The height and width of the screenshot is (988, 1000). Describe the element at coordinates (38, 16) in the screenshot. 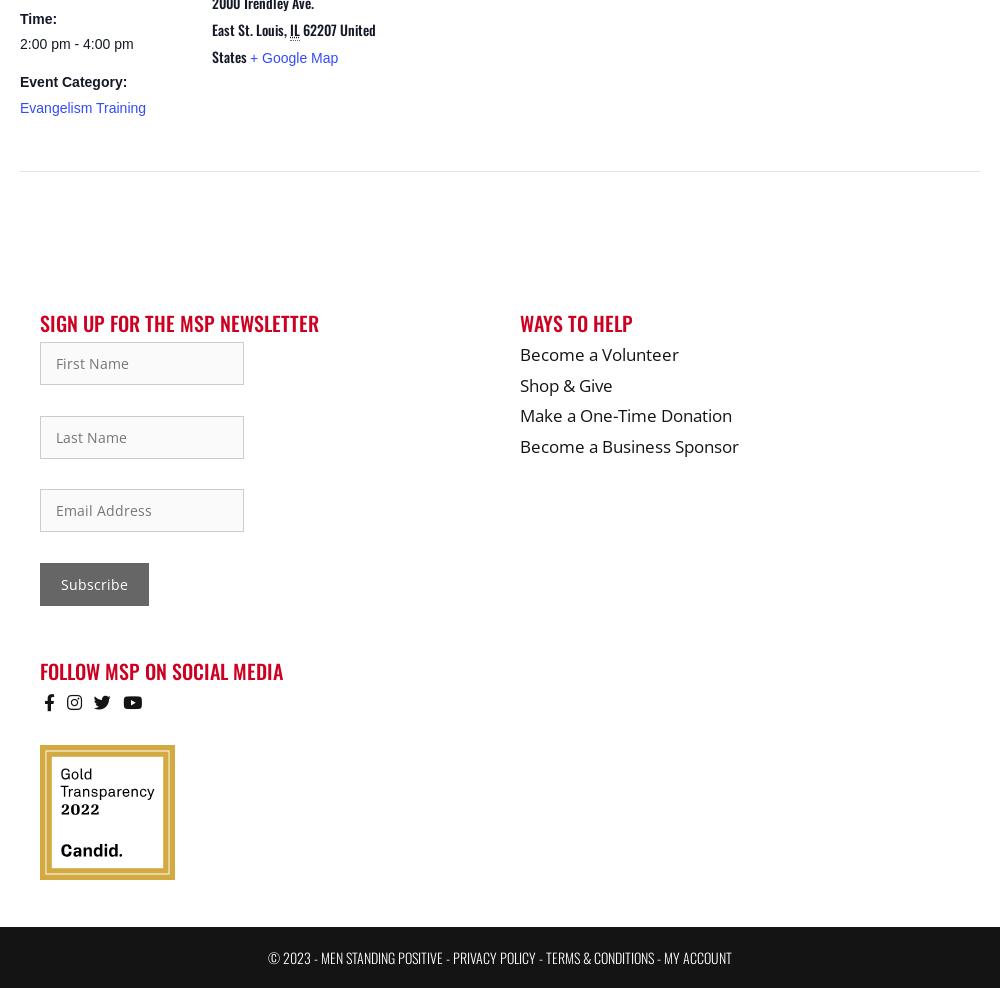

I see `'Time:'` at that location.